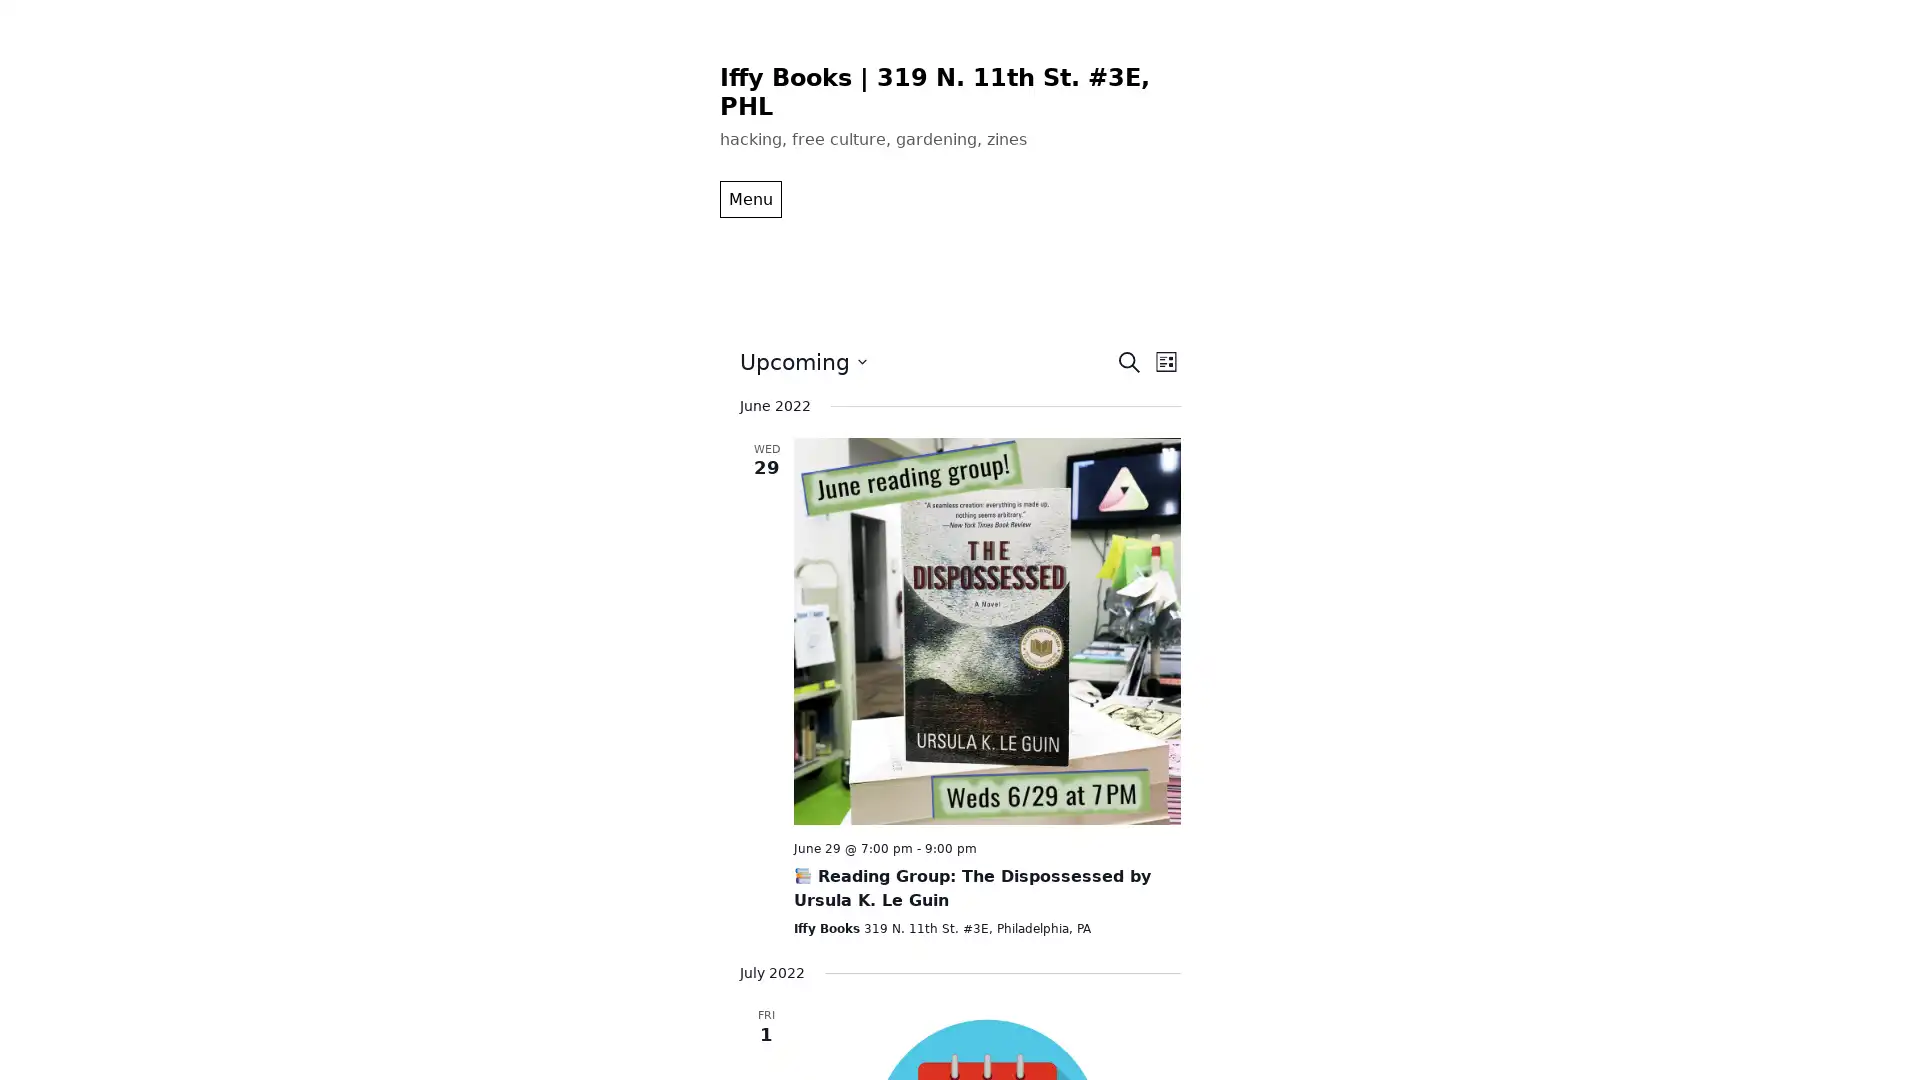 The image size is (1920, 1080). Describe the element at coordinates (802, 361) in the screenshot. I see `Click to toggle datepicker` at that location.